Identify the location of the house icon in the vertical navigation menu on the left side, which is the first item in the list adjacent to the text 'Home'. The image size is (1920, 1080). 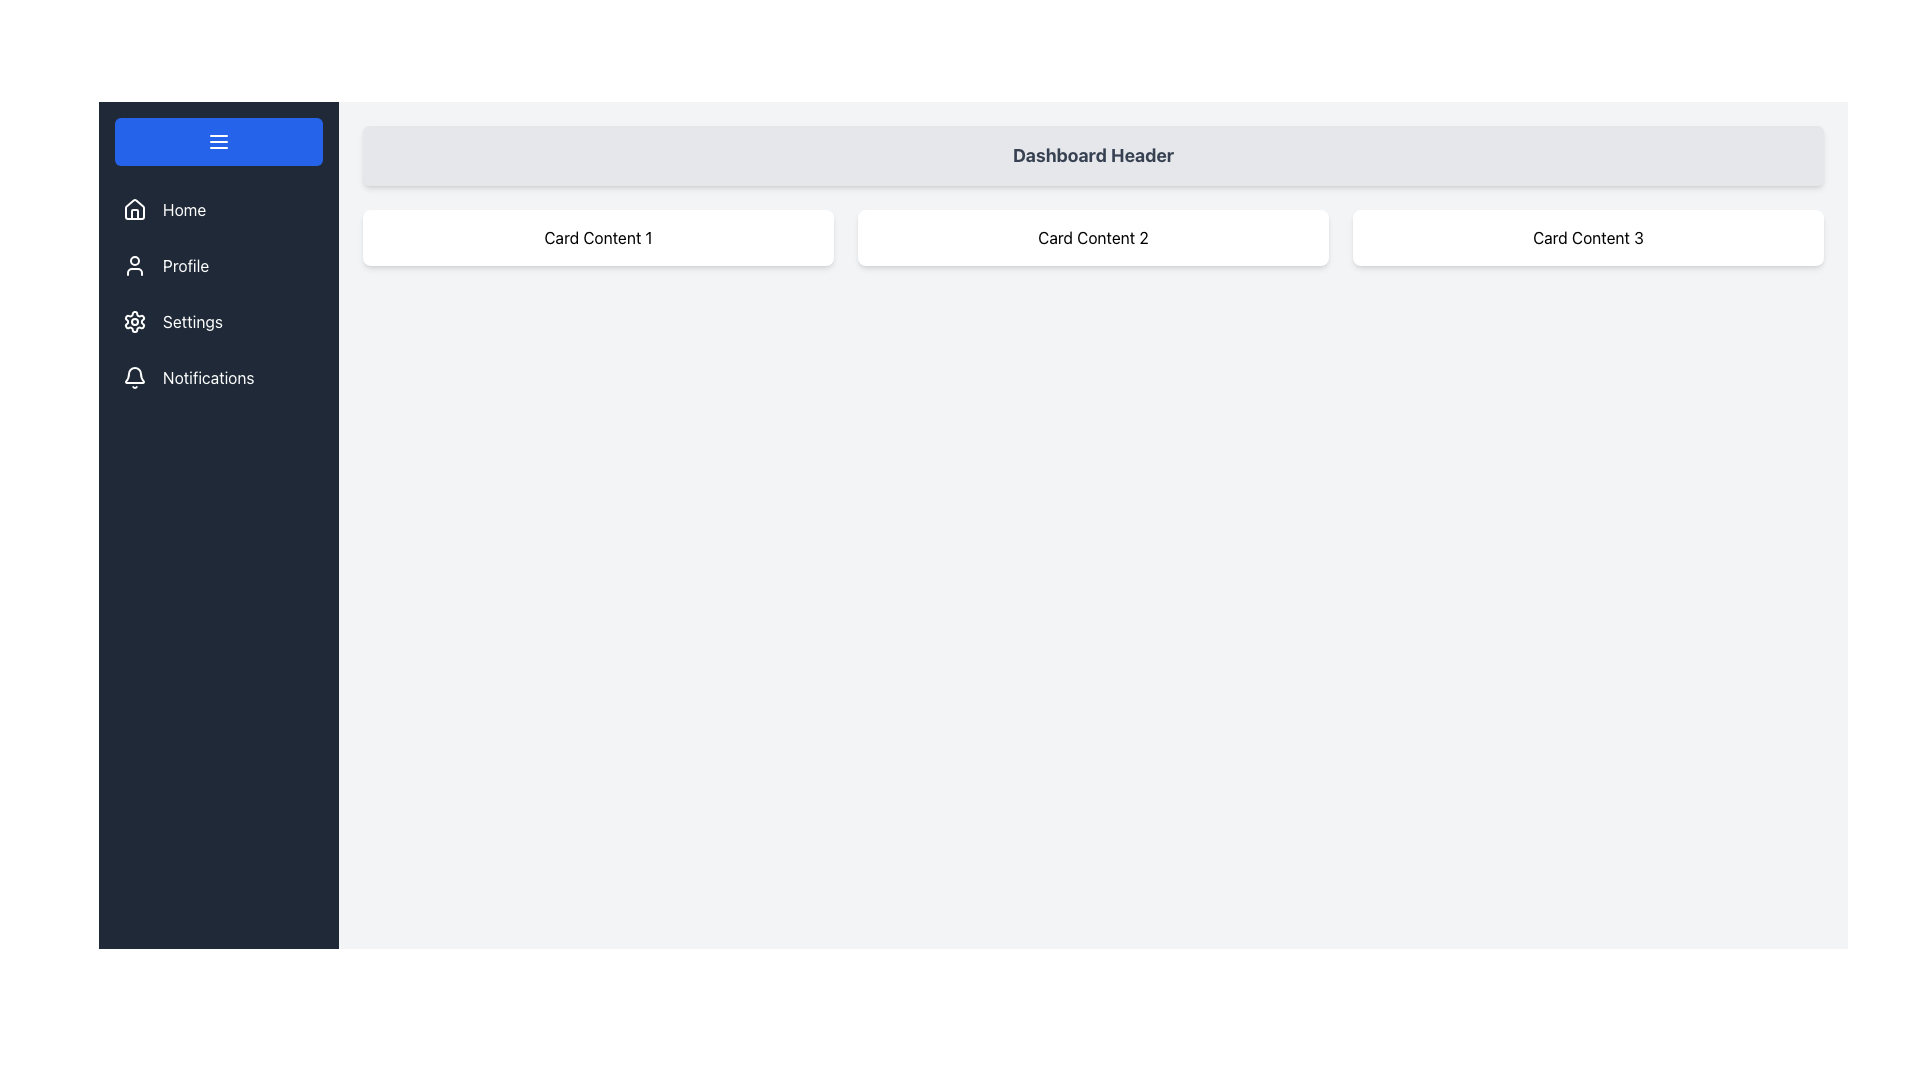
(133, 209).